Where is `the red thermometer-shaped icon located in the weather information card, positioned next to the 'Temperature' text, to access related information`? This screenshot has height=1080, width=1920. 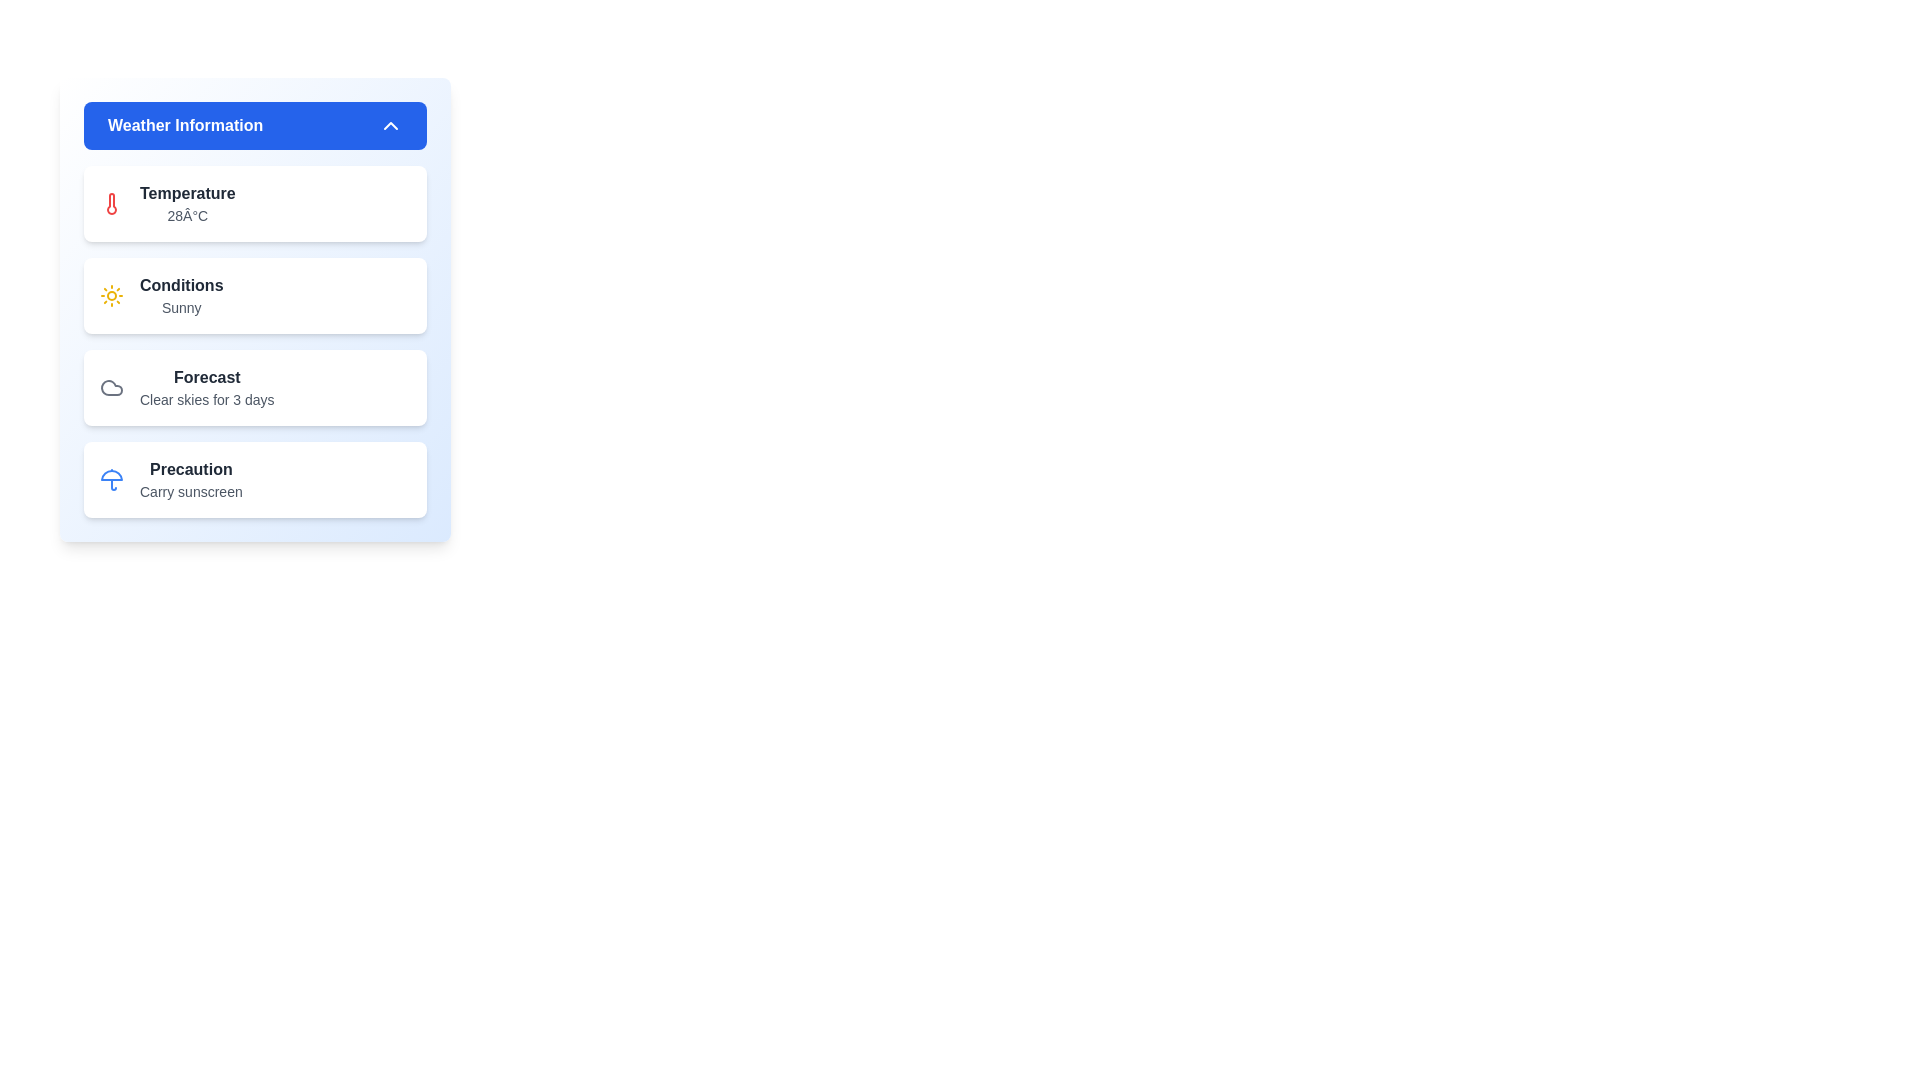 the red thermometer-shaped icon located in the weather information card, positioned next to the 'Temperature' text, to access related information is located at coordinates (110, 204).